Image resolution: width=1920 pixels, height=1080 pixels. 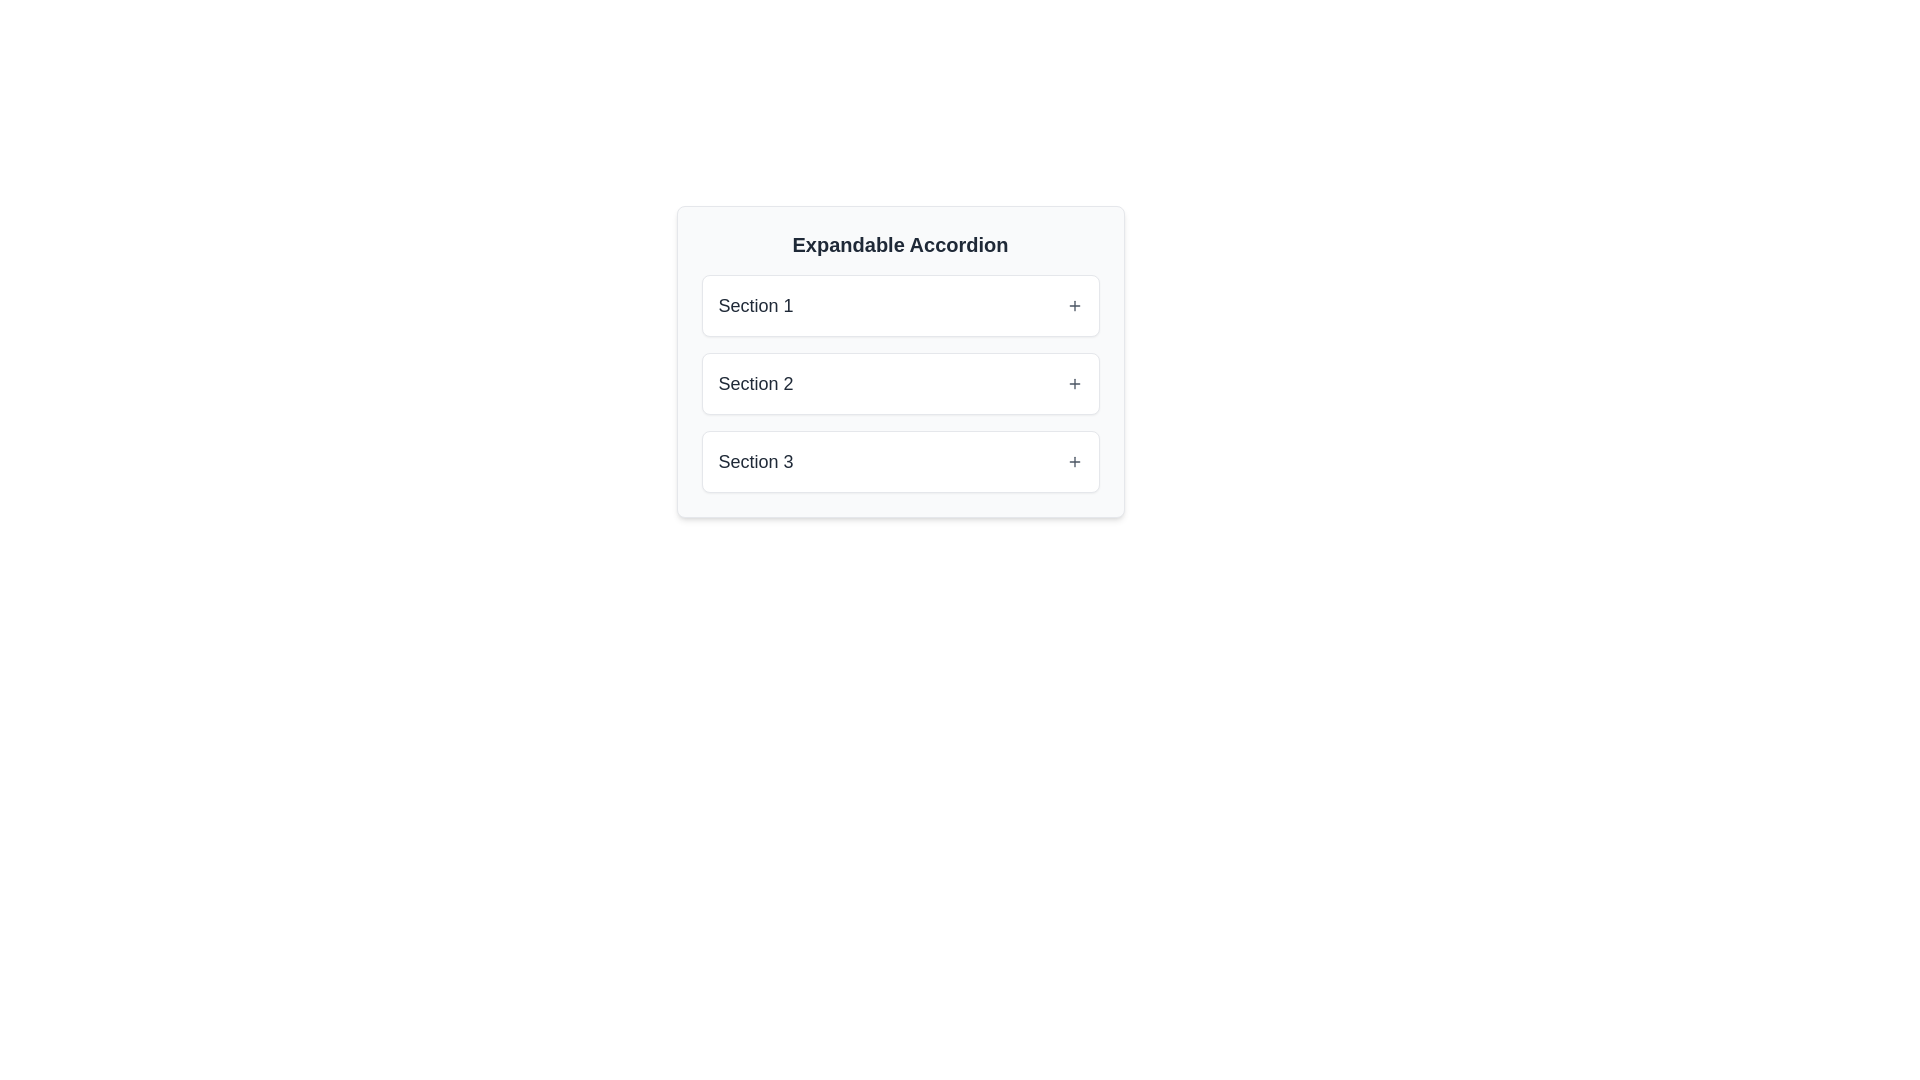 What do you see at coordinates (1073, 462) in the screenshot?
I see `the expand/collapse button located to the right of the 'Section 3' label in the third row of the accordion layout` at bounding box center [1073, 462].